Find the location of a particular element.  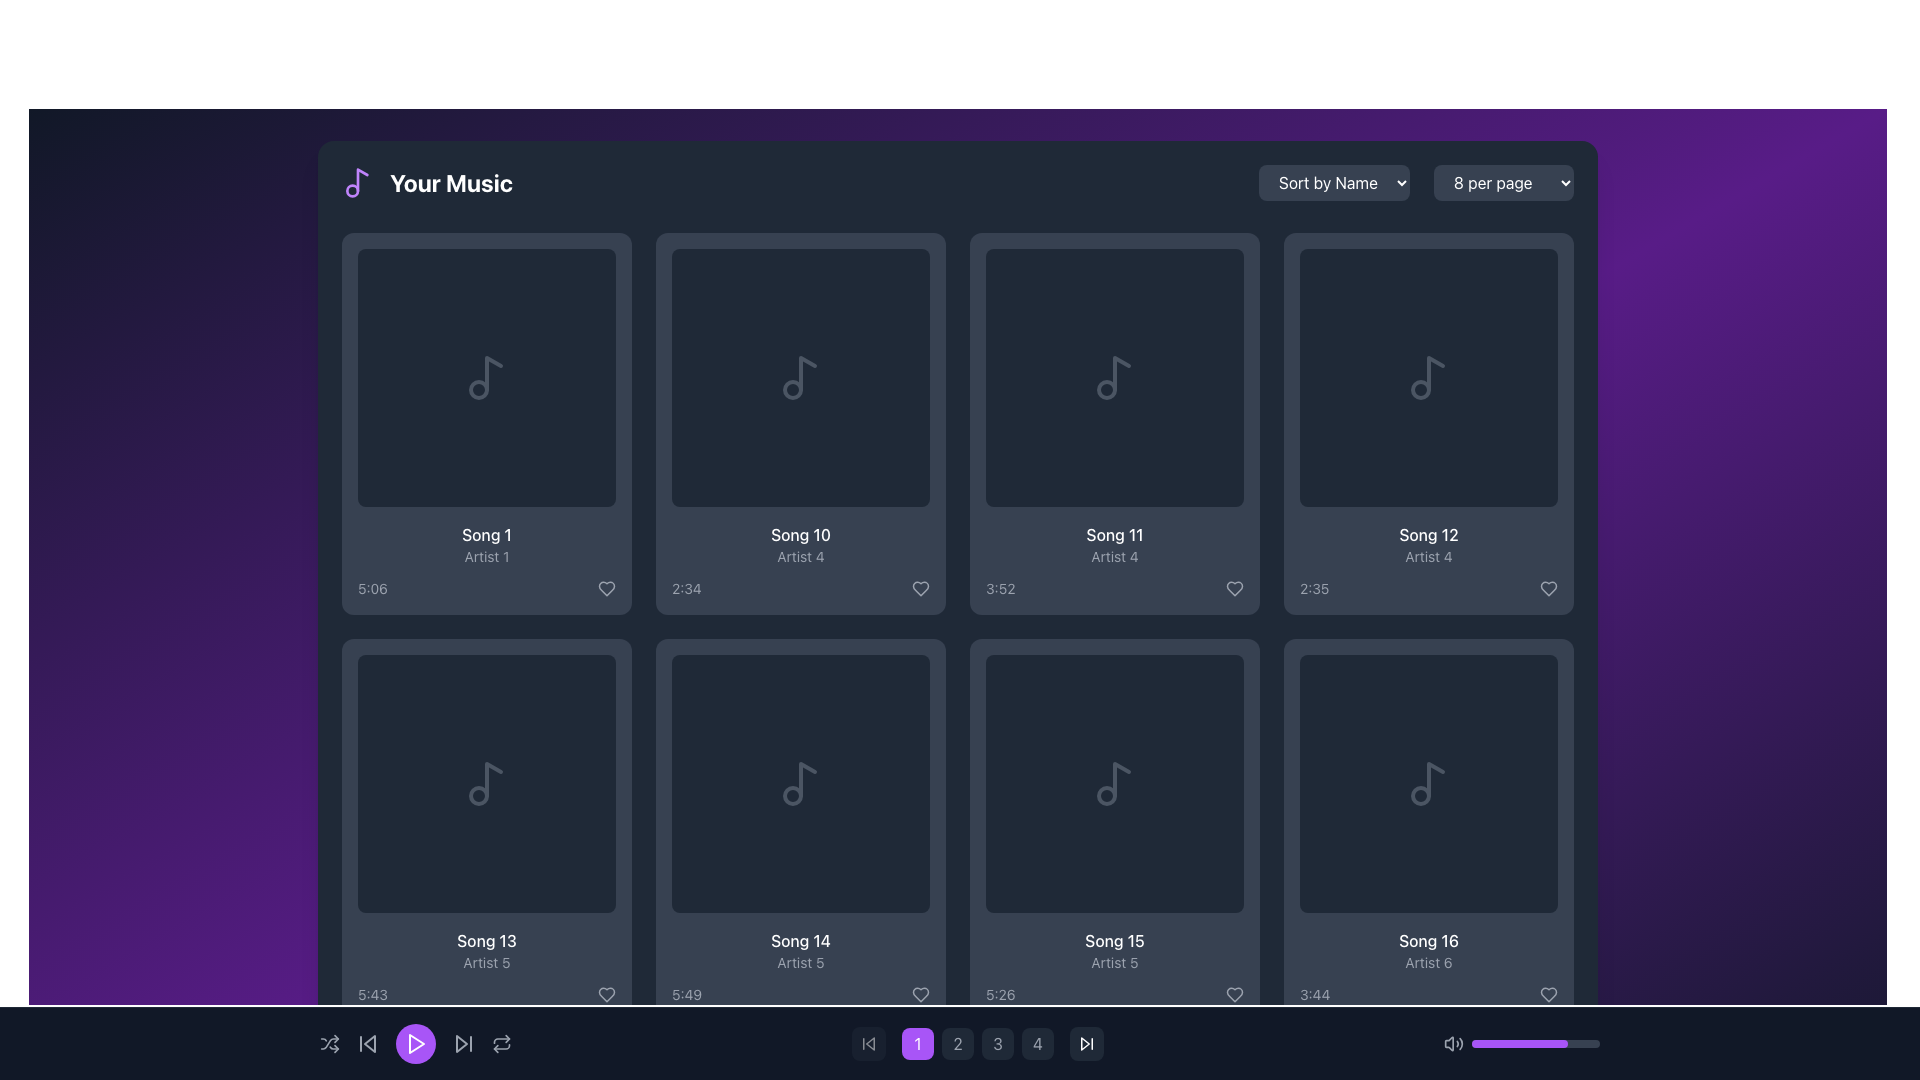

the text label displaying the song title located inside the sixth song card in the last row of the grid layout, beneath 'Artist 6' is located at coordinates (1428, 941).